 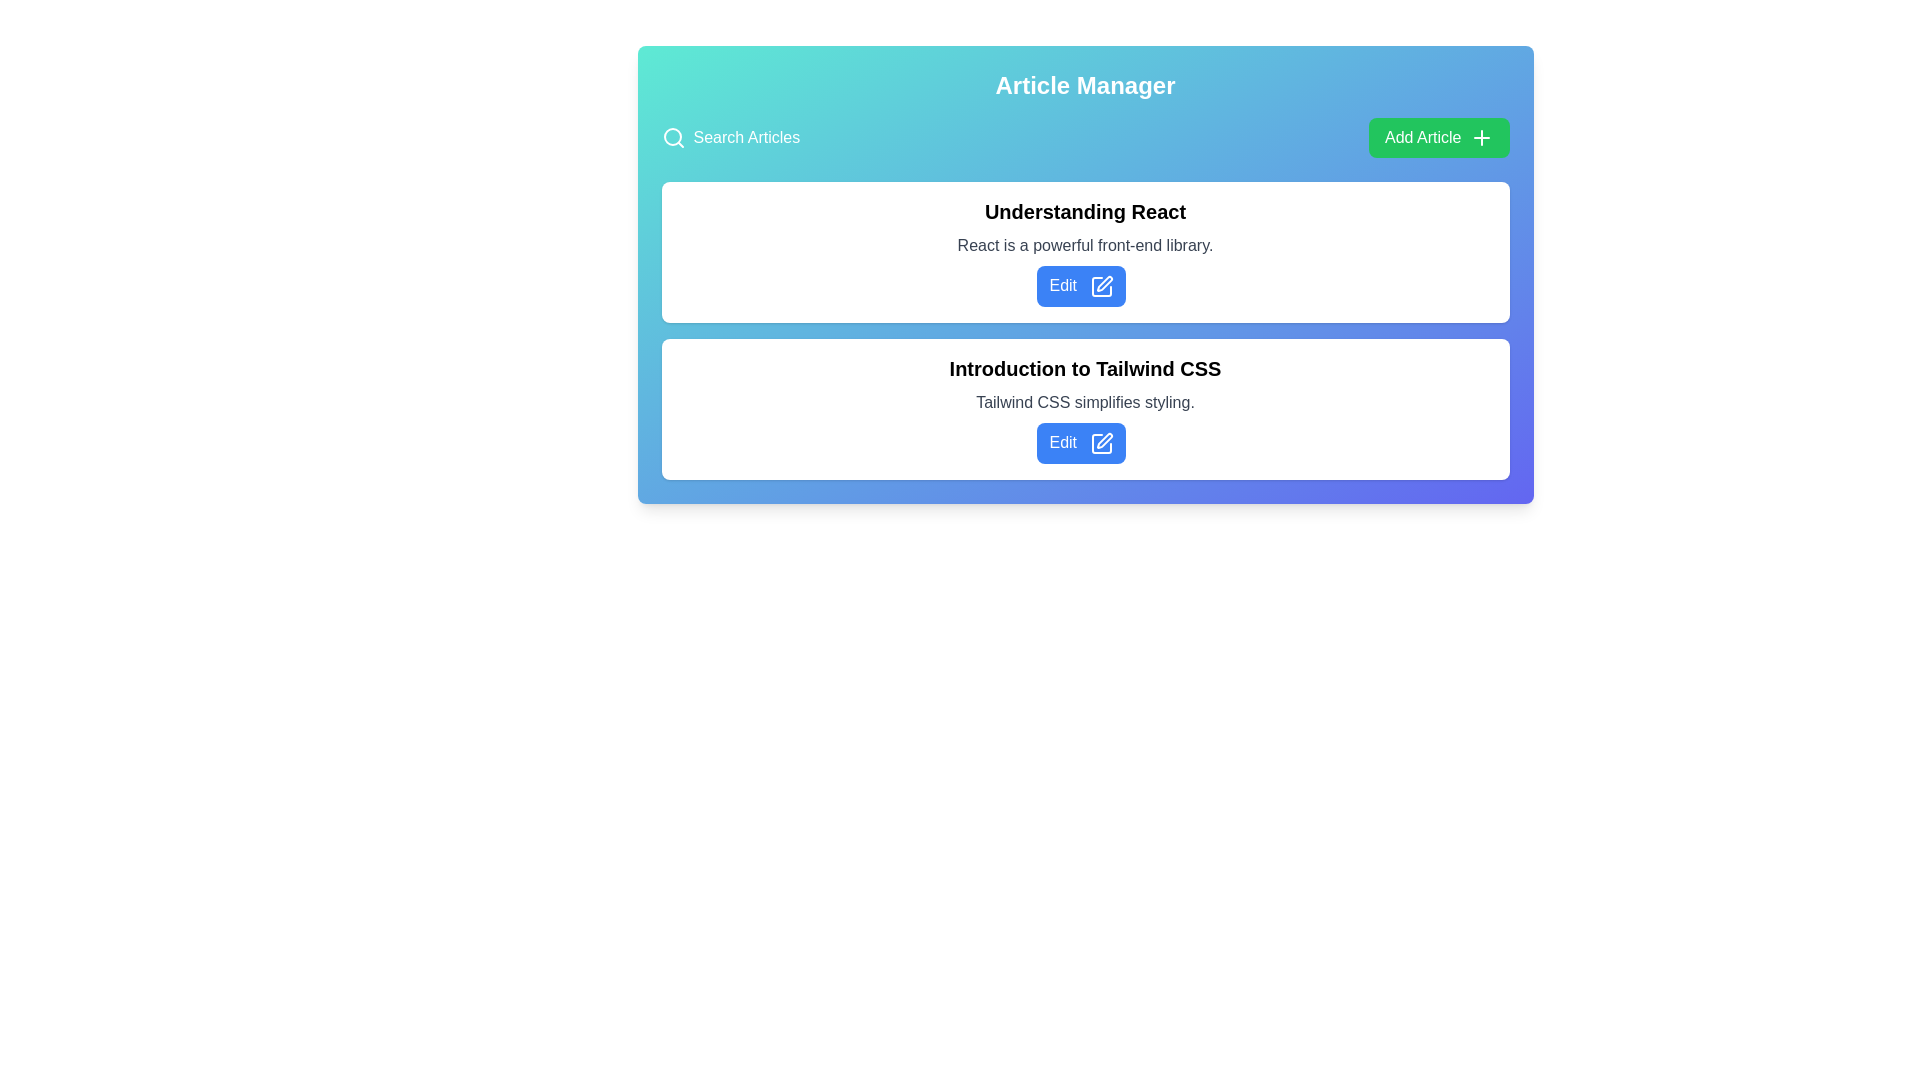 I want to click on the 'Edit' button with a blue background and white text, located in the 'Introduction to Tailwind CSS' section, so click(x=1080, y=442).